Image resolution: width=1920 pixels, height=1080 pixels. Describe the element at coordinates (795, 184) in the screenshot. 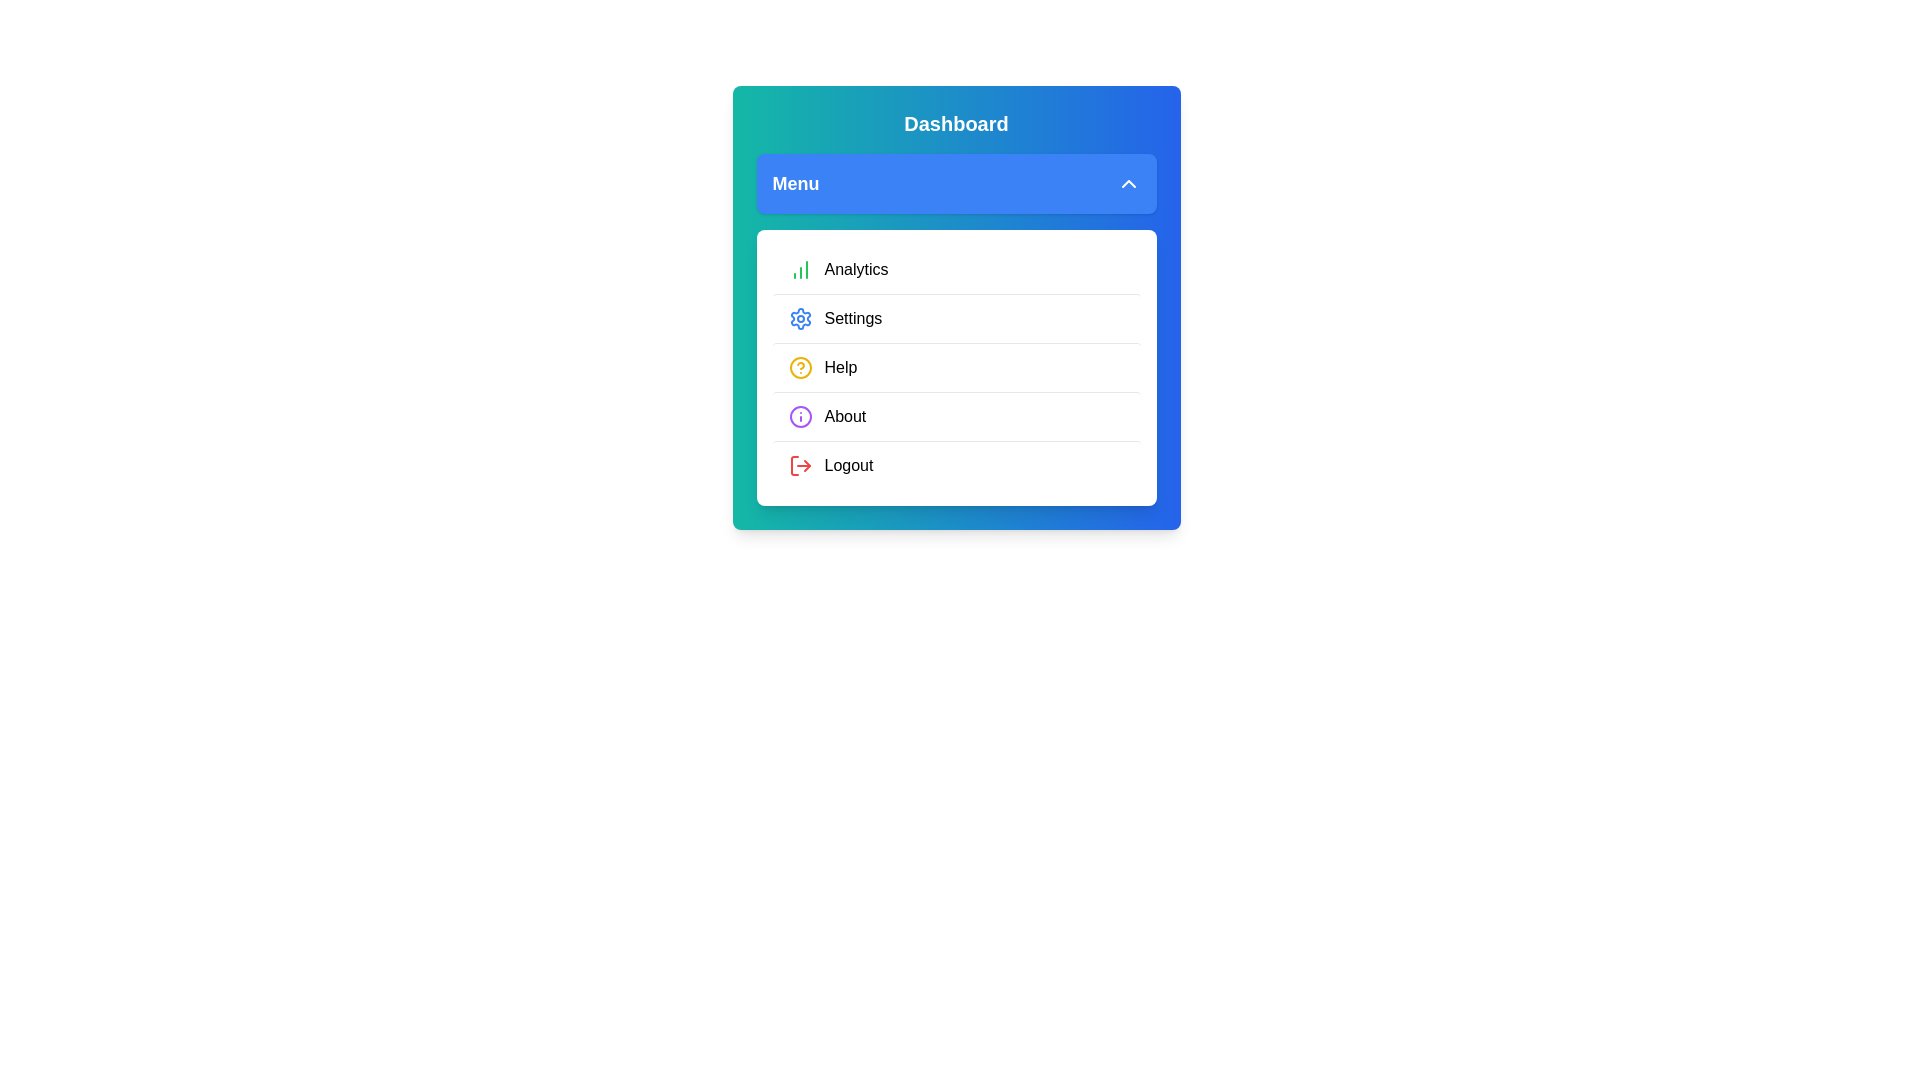

I see `the label indicating the purpose of the dropdown menu interface located at the left side of the header bar` at that location.